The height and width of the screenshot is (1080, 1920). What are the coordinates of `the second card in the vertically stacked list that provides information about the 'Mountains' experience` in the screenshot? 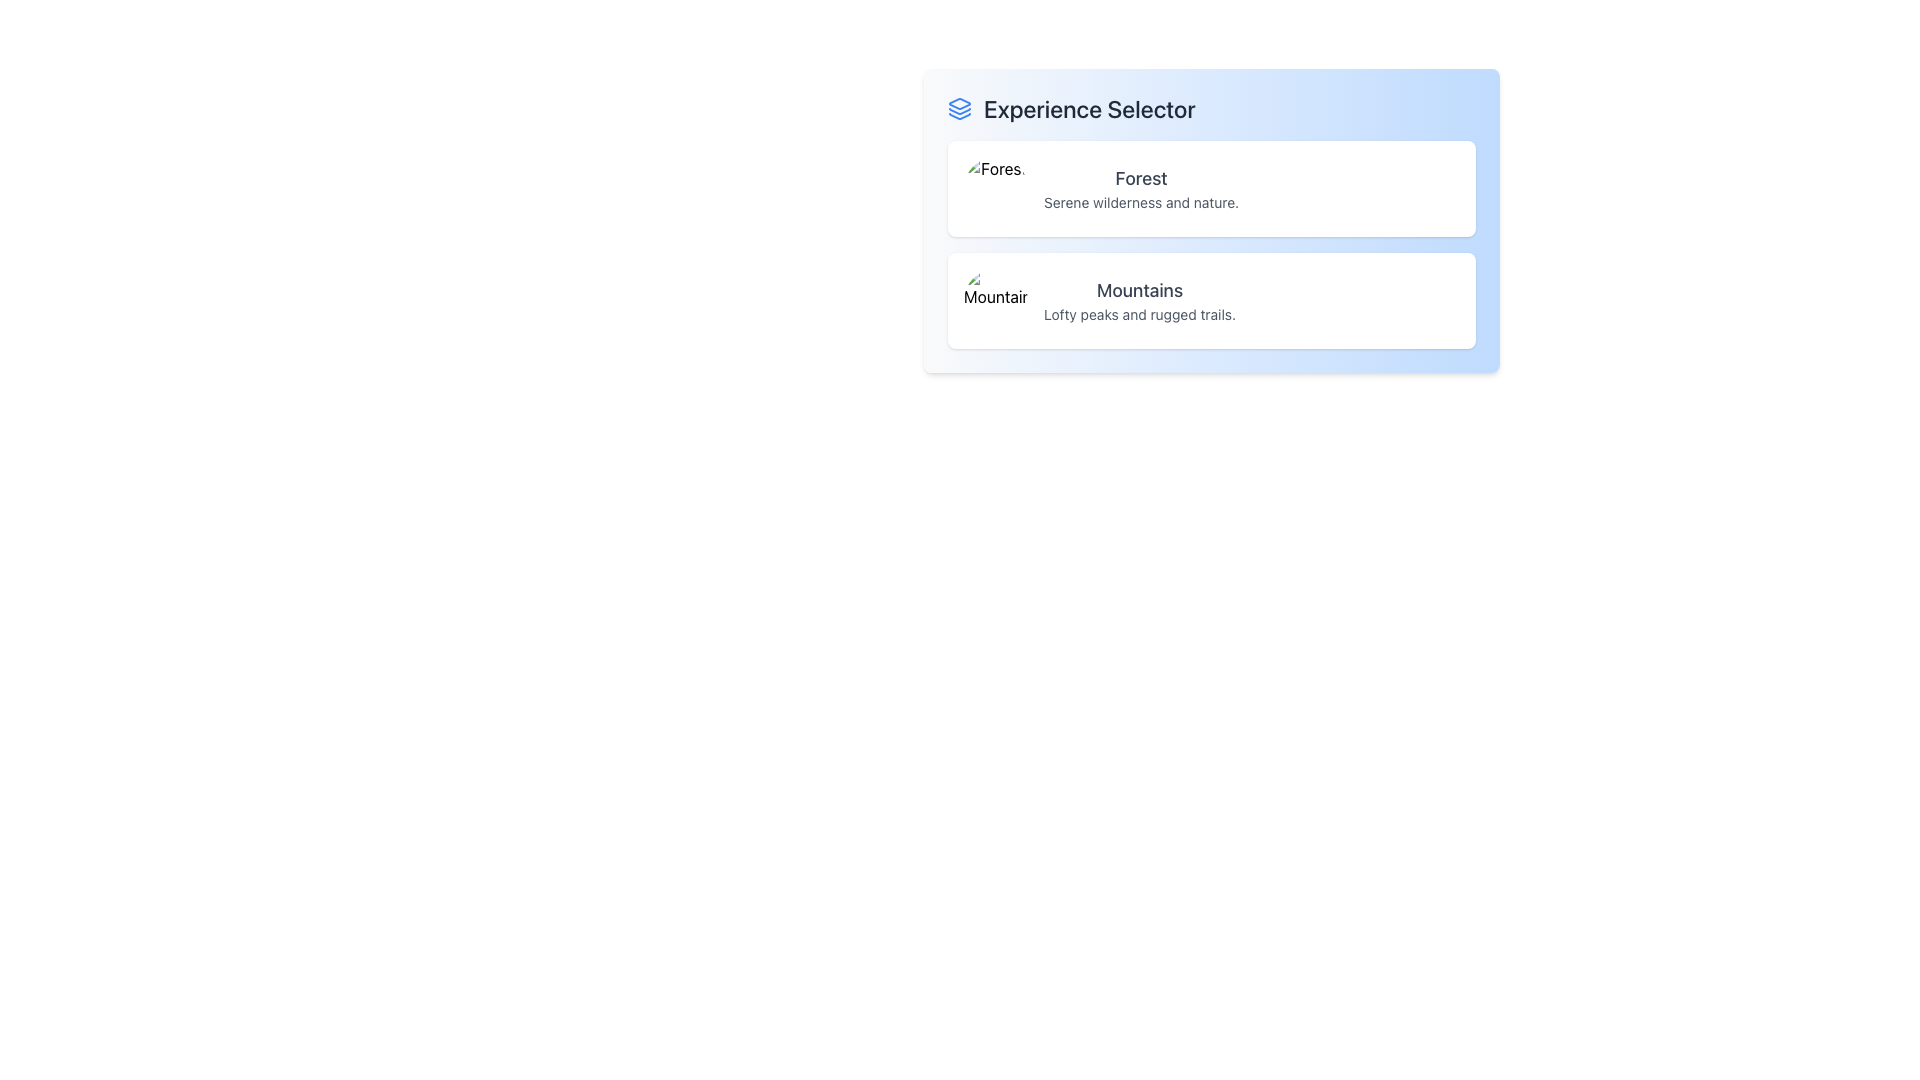 It's located at (1210, 300).